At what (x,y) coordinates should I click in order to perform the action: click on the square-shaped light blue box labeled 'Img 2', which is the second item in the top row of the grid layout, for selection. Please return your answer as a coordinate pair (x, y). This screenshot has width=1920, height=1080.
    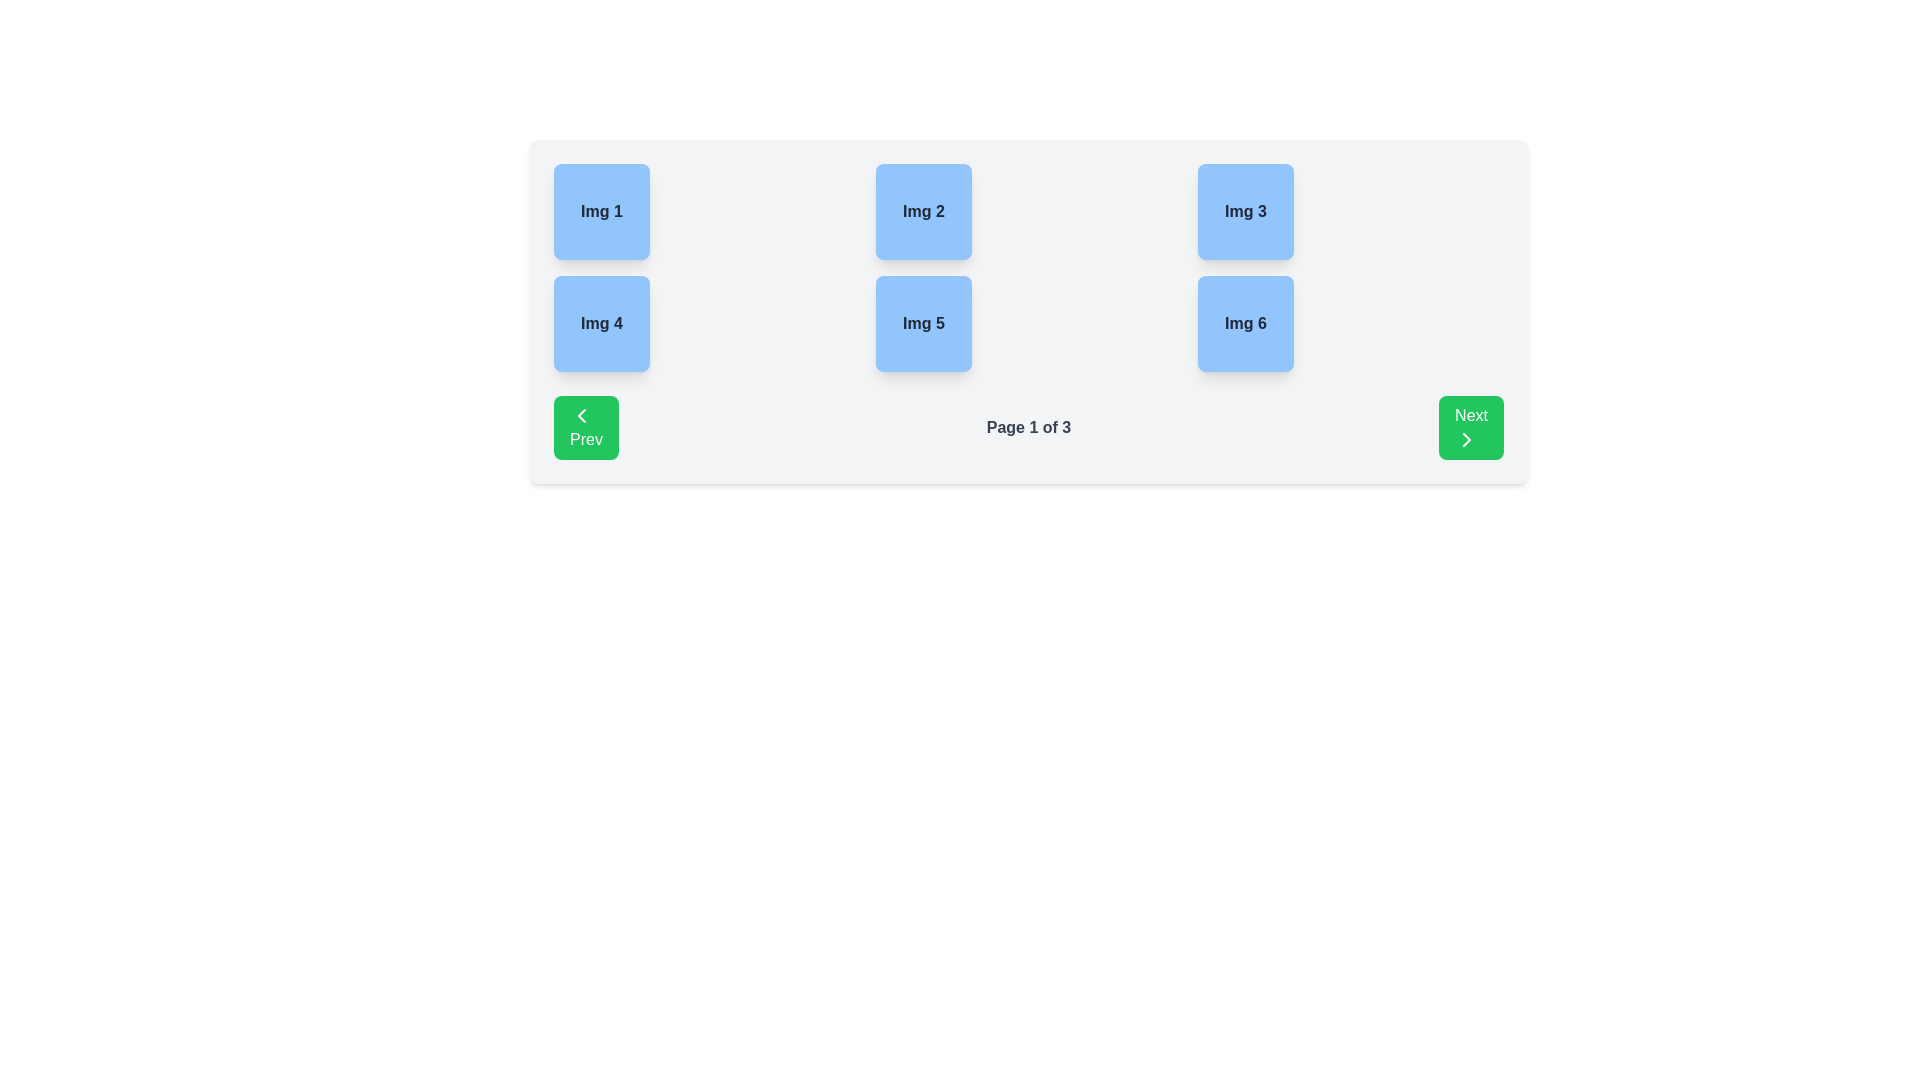
    Looking at the image, I should click on (923, 212).